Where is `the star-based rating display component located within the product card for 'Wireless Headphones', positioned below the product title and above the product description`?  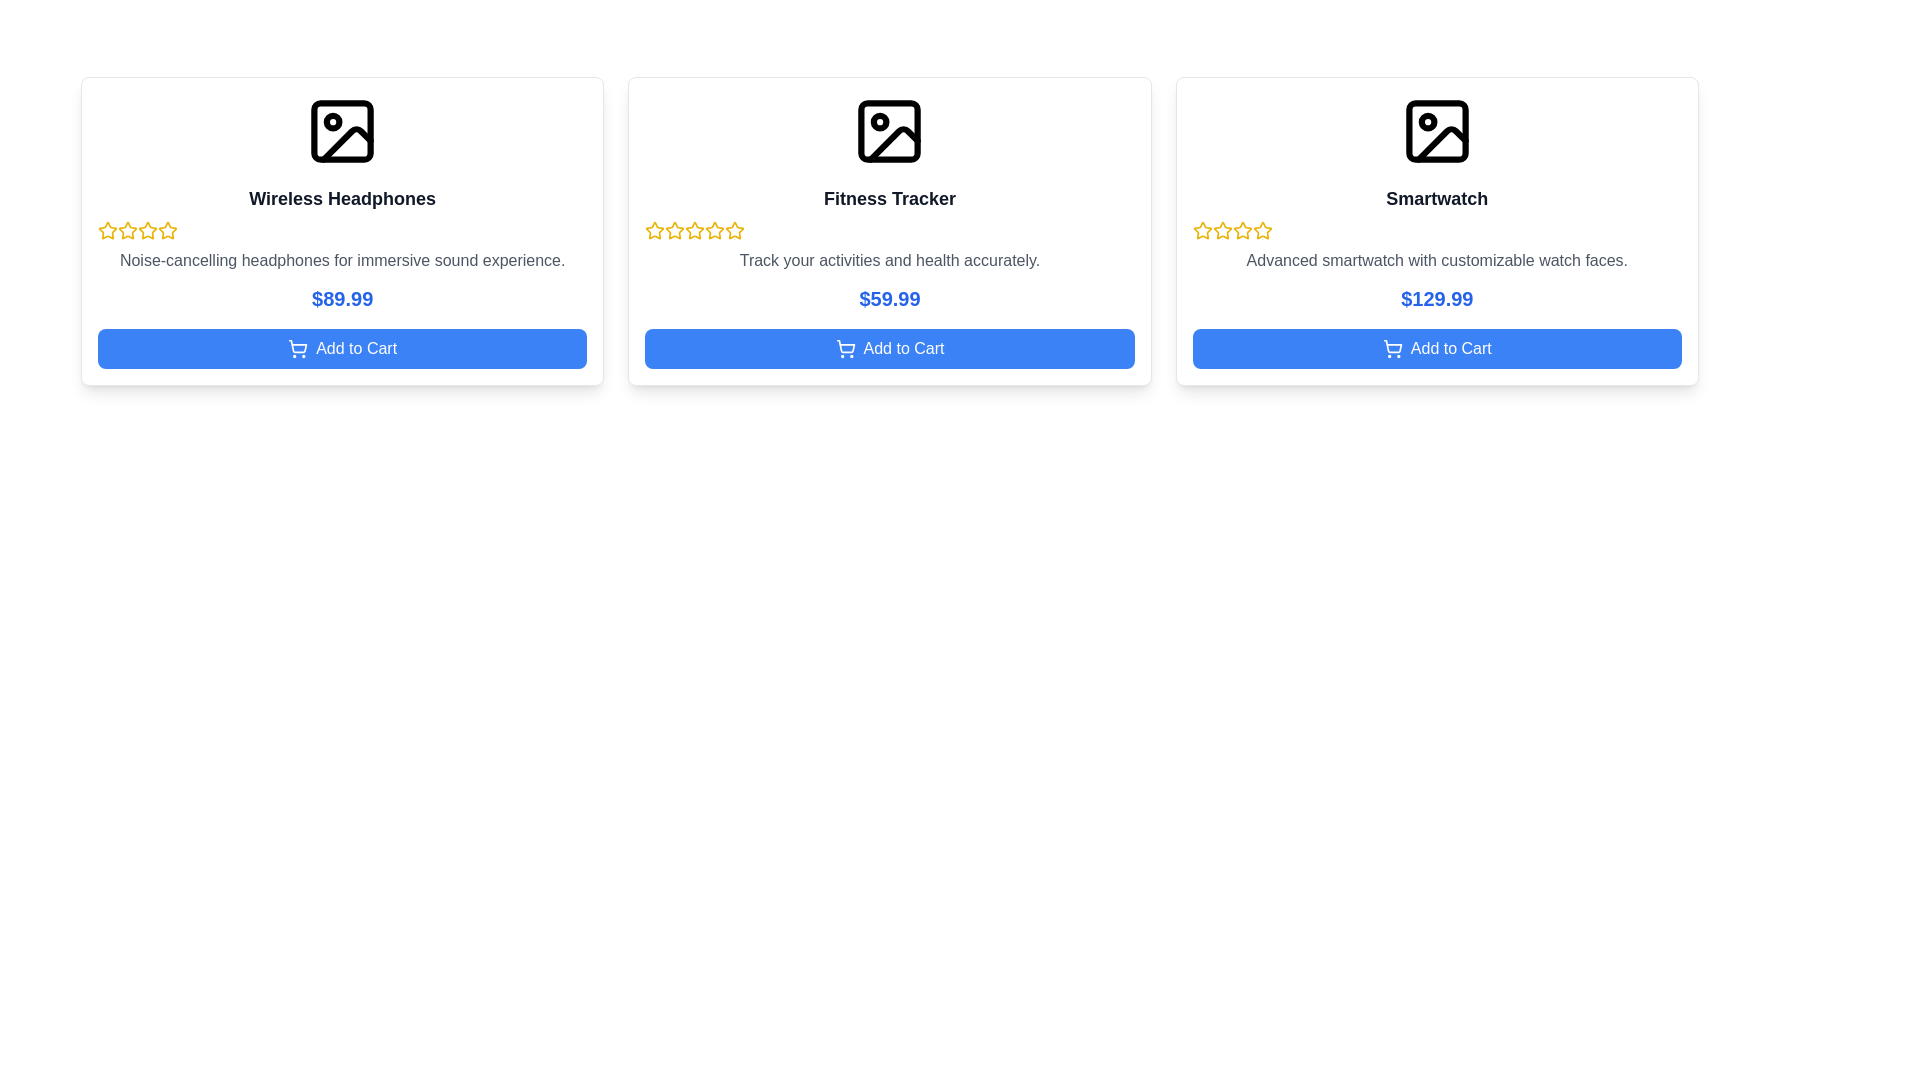 the star-based rating display component located within the product card for 'Wireless Headphones', positioned below the product title and above the product description is located at coordinates (342, 230).